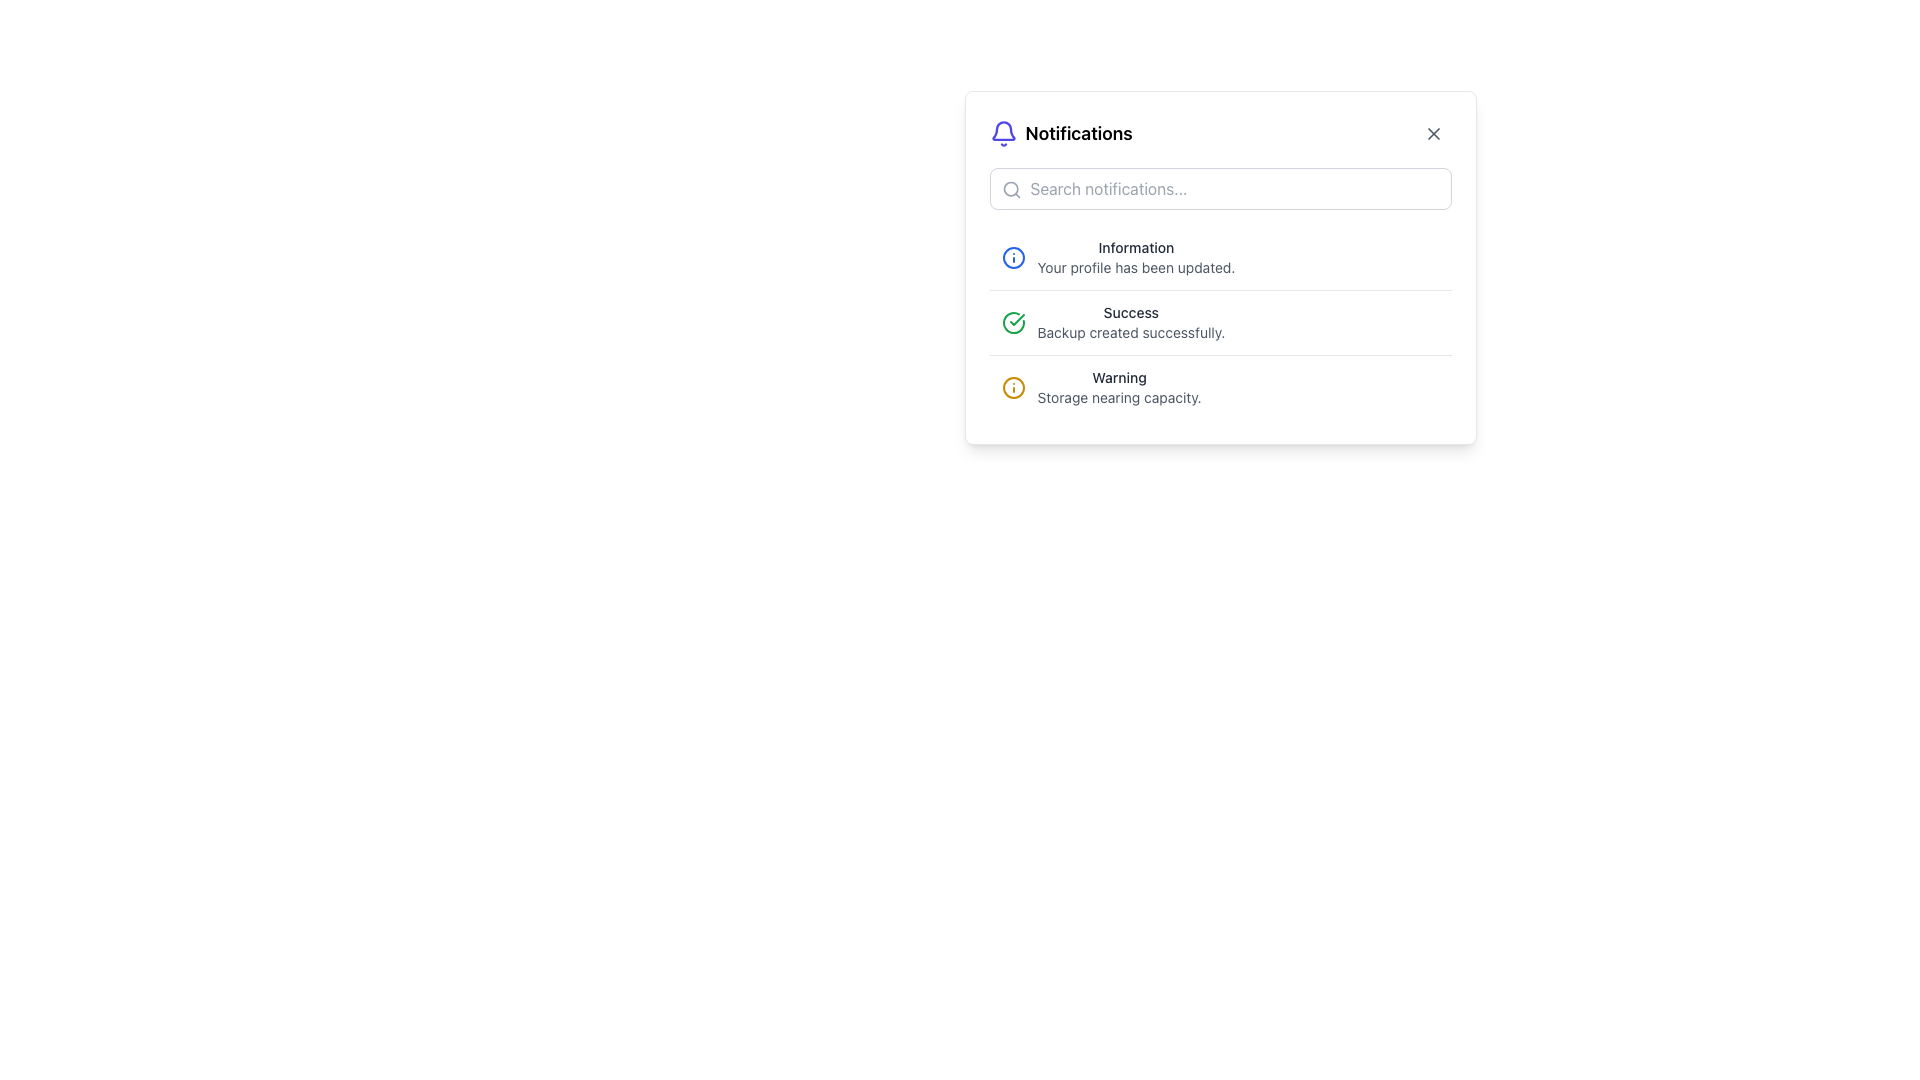 This screenshot has width=1920, height=1080. What do you see at coordinates (1010, 189) in the screenshot?
I see `the circular lens icon of the magnifying glass within the search input box at the top of the notification panel` at bounding box center [1010, 189].